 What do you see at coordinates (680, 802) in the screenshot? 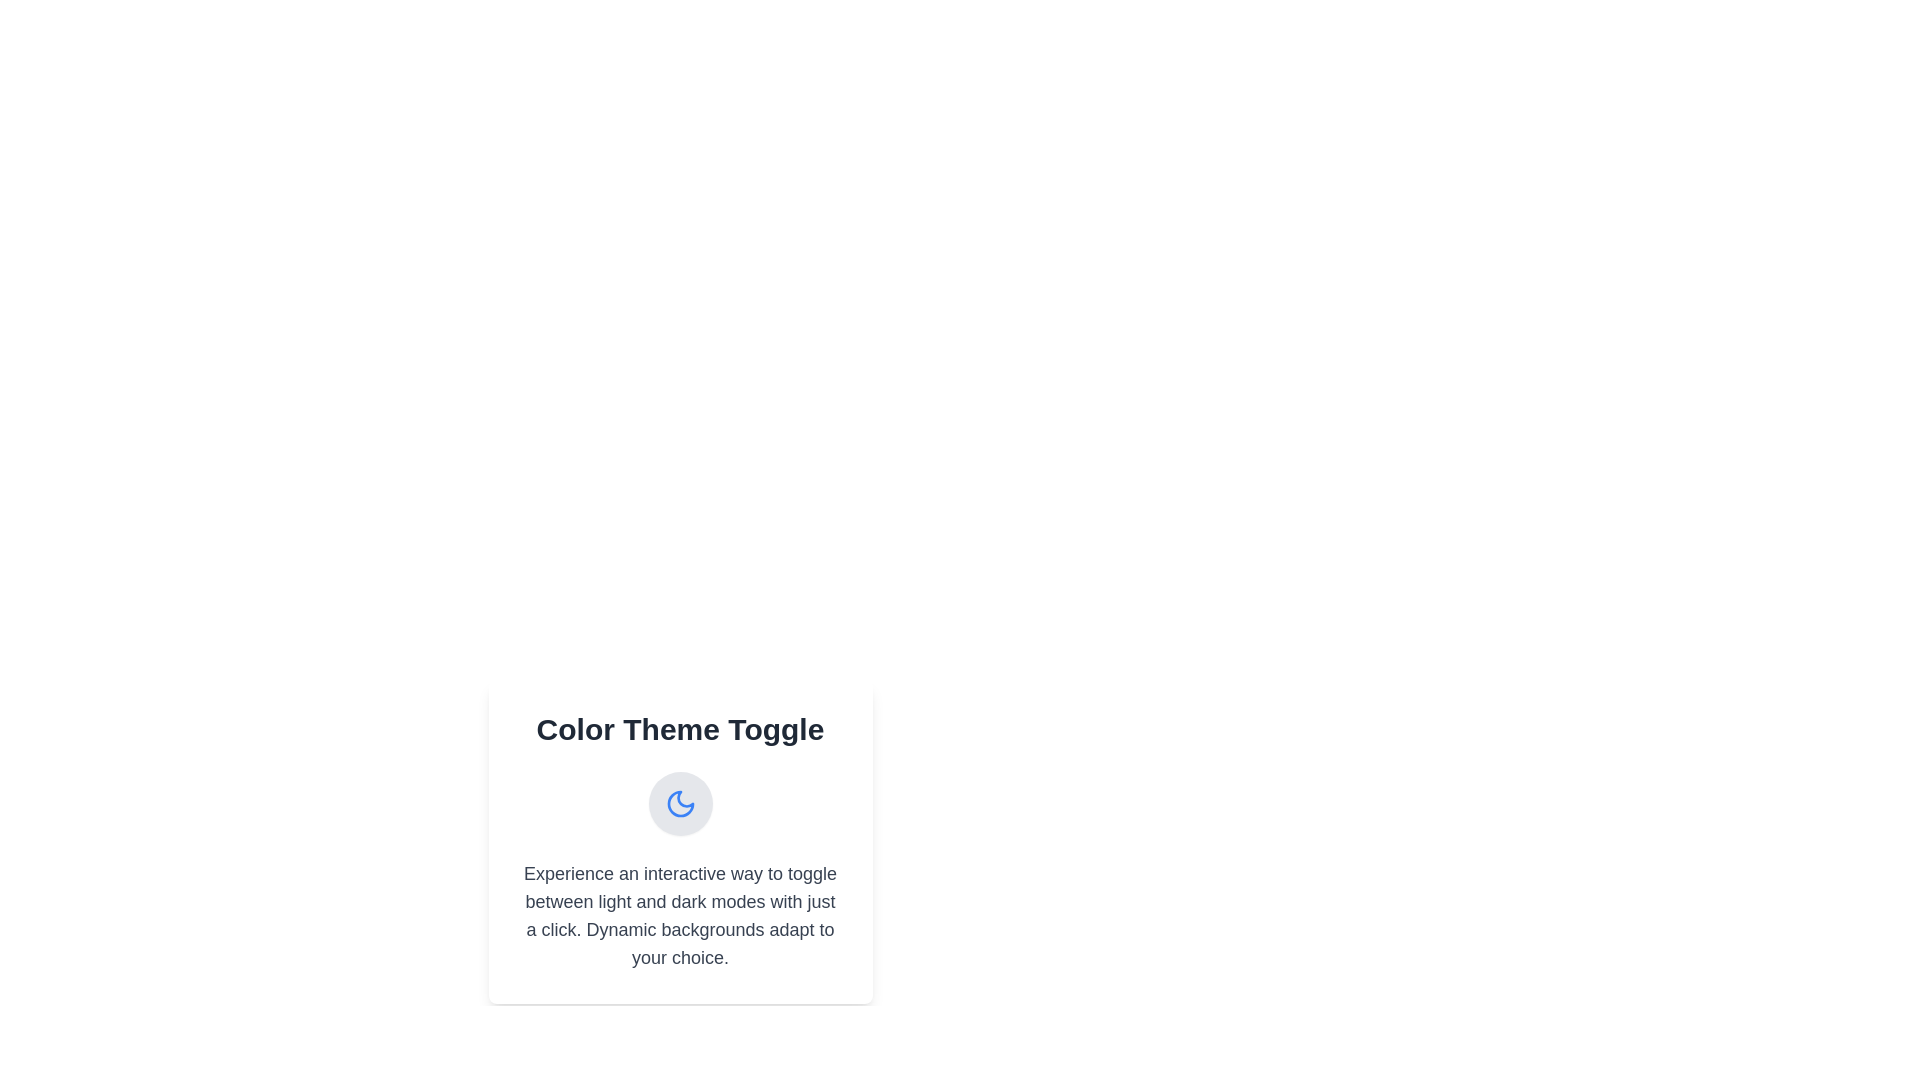
I see `the button located in the middle section of the 'Color Theme Toggle' card` at bounding box center [680, 802].